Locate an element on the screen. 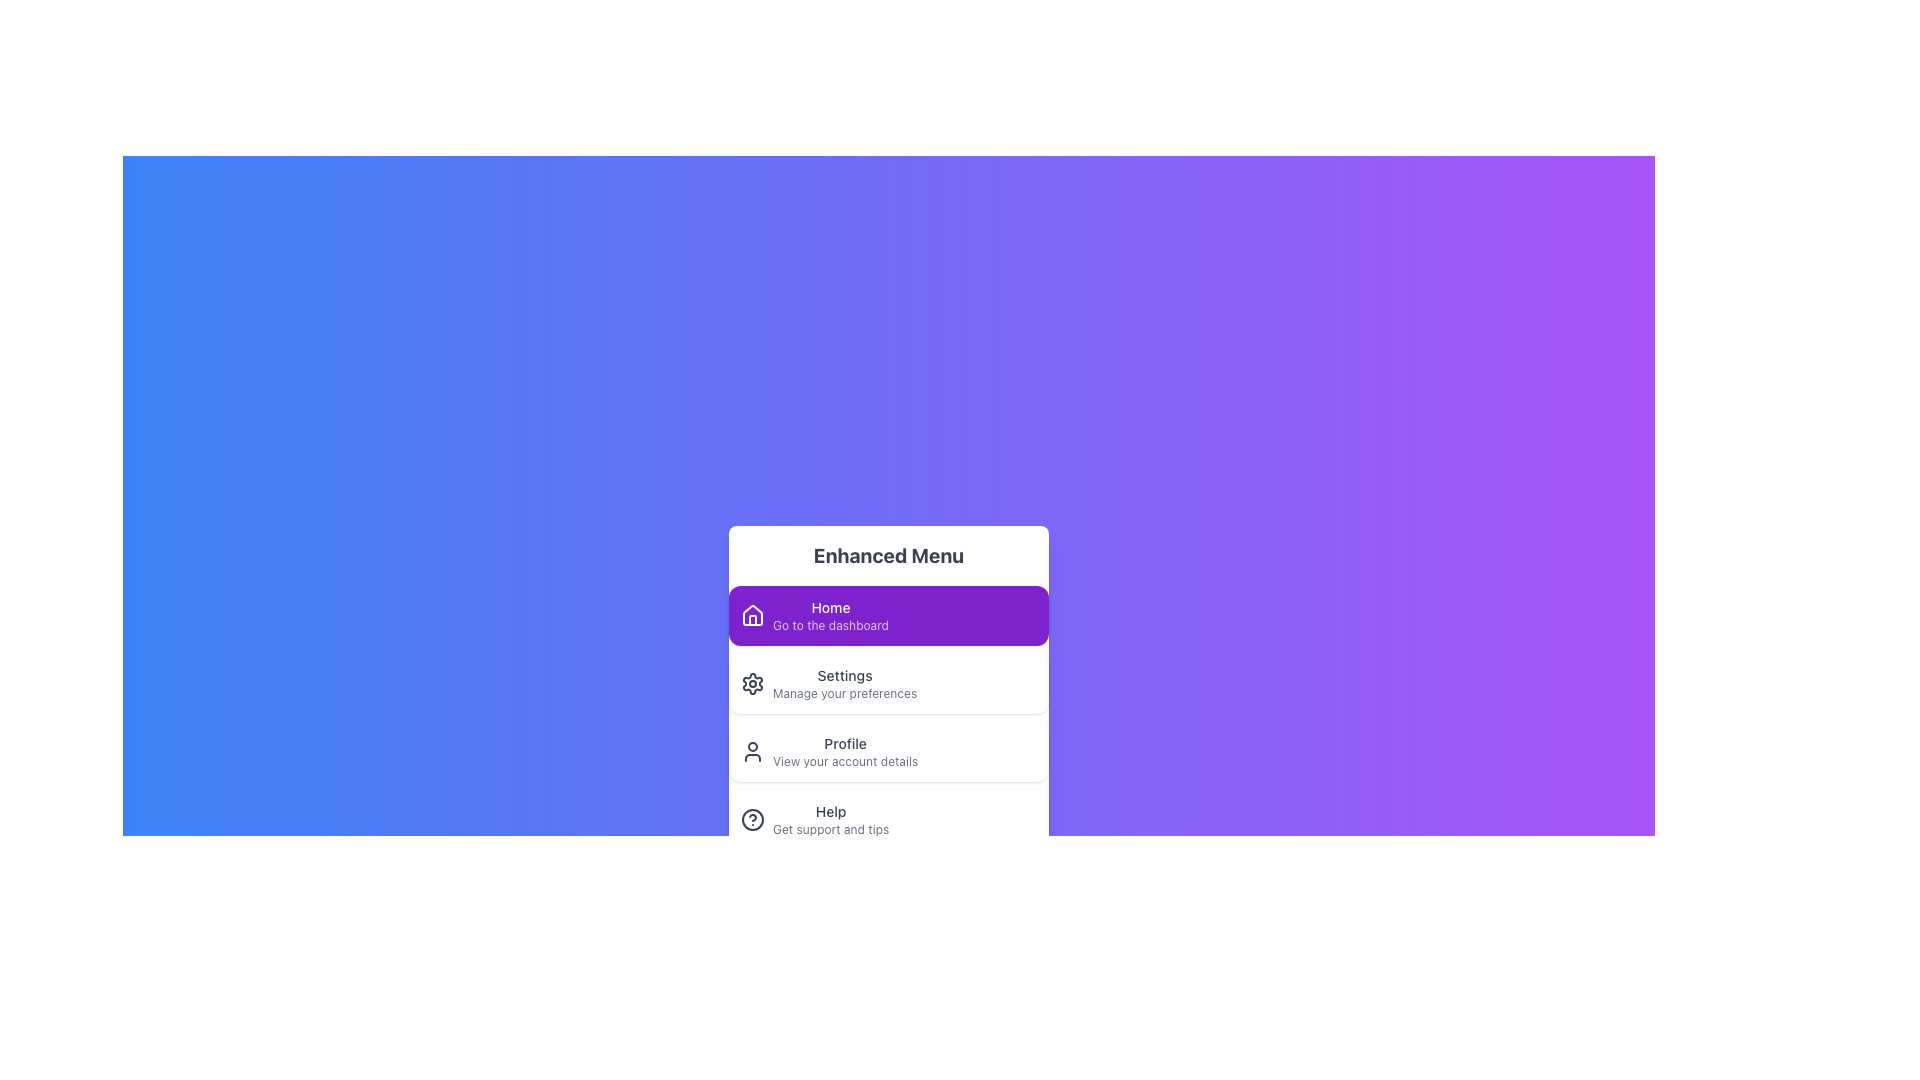 This screenshot has height=1080, width=1920. the 'Help' icon located in the lower part of the vertical menu, adjacent to the 'Help' label is located at coordinates (752, 820).